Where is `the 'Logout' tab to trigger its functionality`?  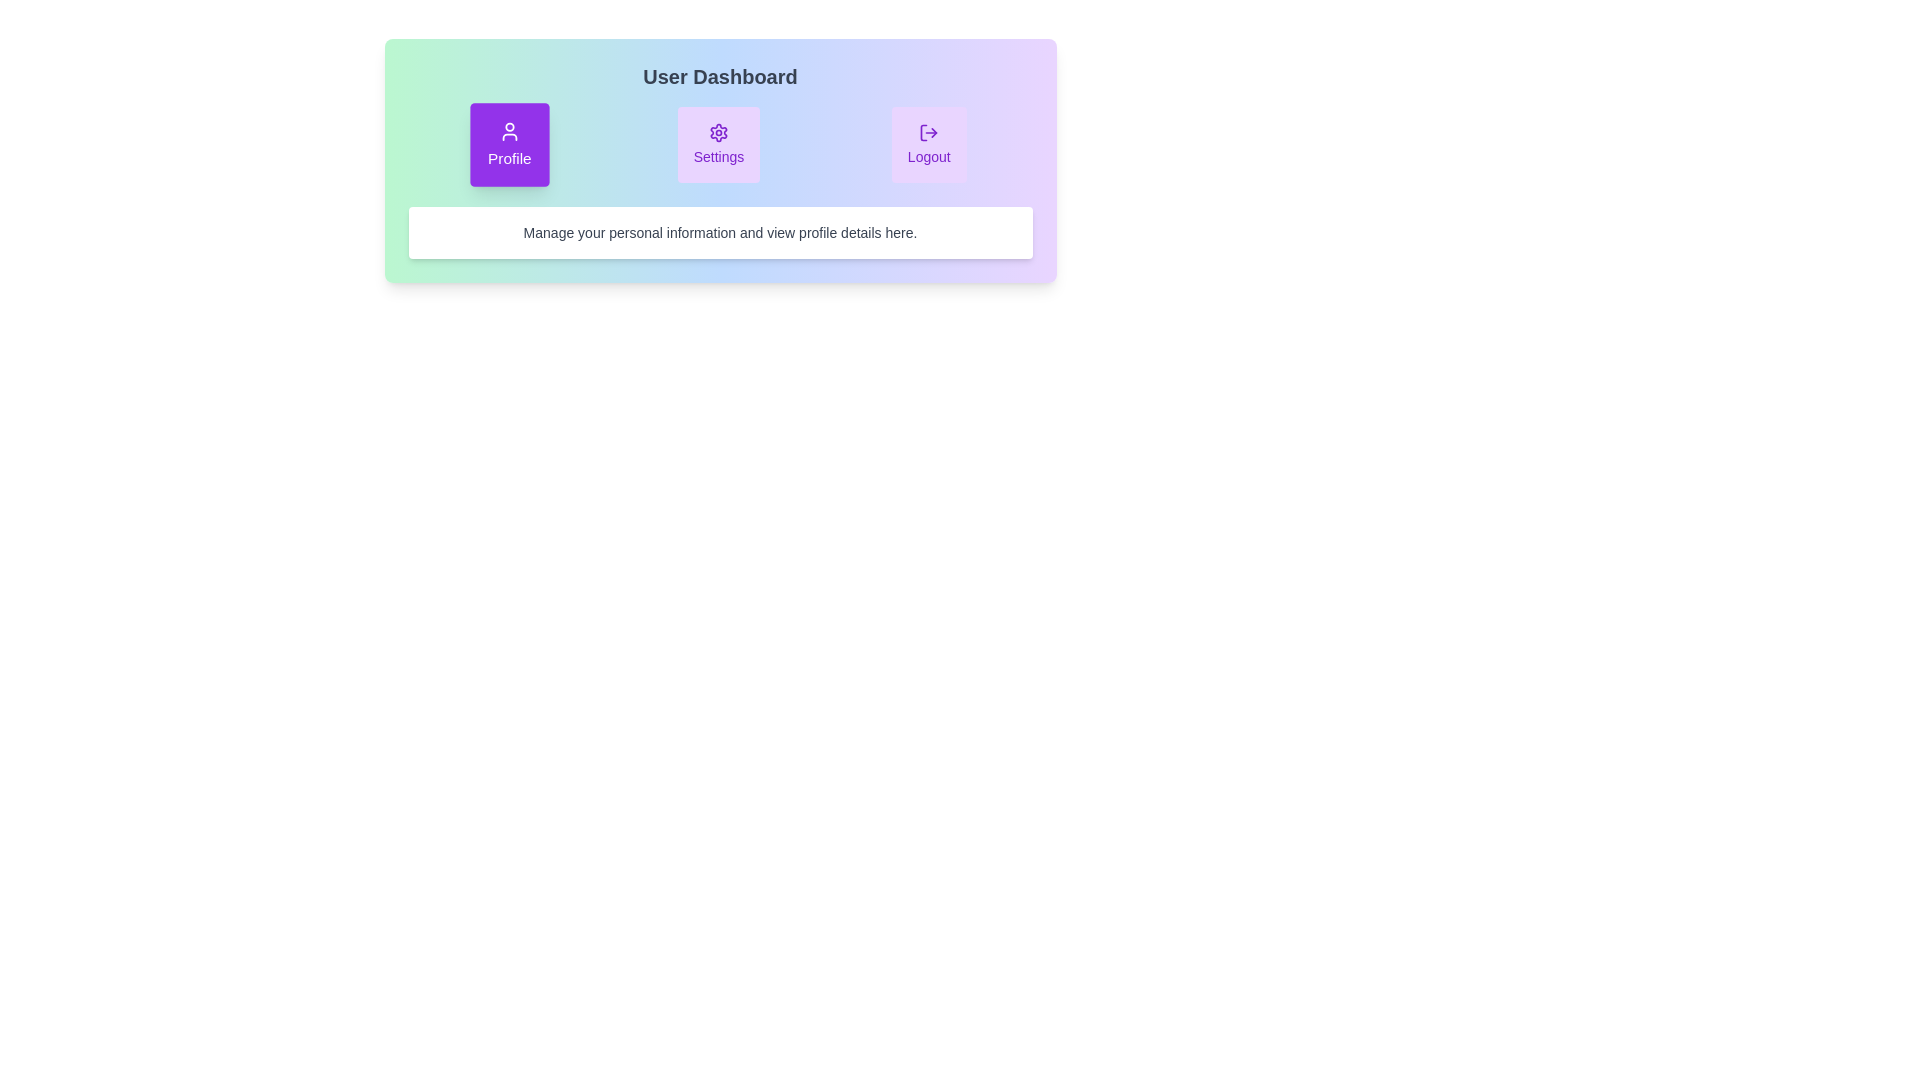
the 'Logout' tab to trigger its functionality is located at coordinates (928, 144).